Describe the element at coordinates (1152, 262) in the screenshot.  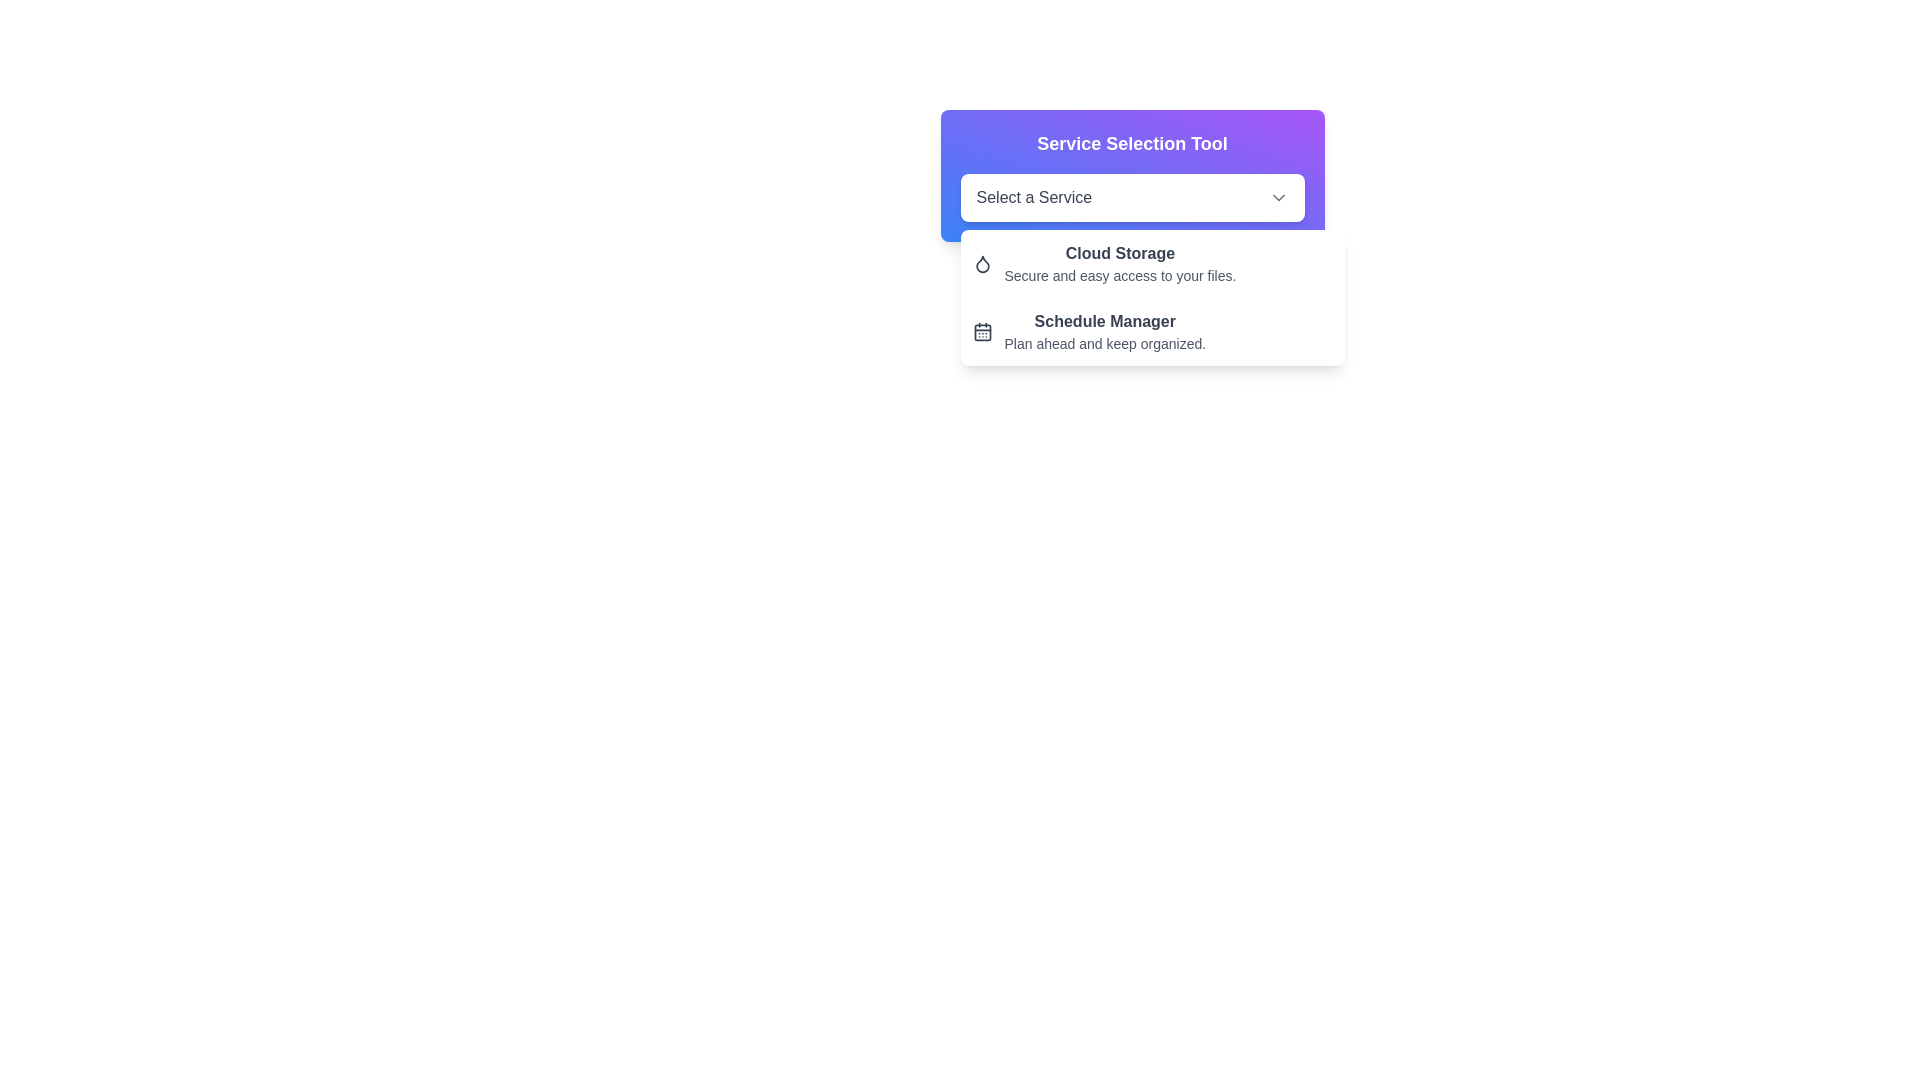
I see `the first list item in the dropdown menu labeled 'Cloud Storage' under the 'Service Selection Tool' header` at that location.